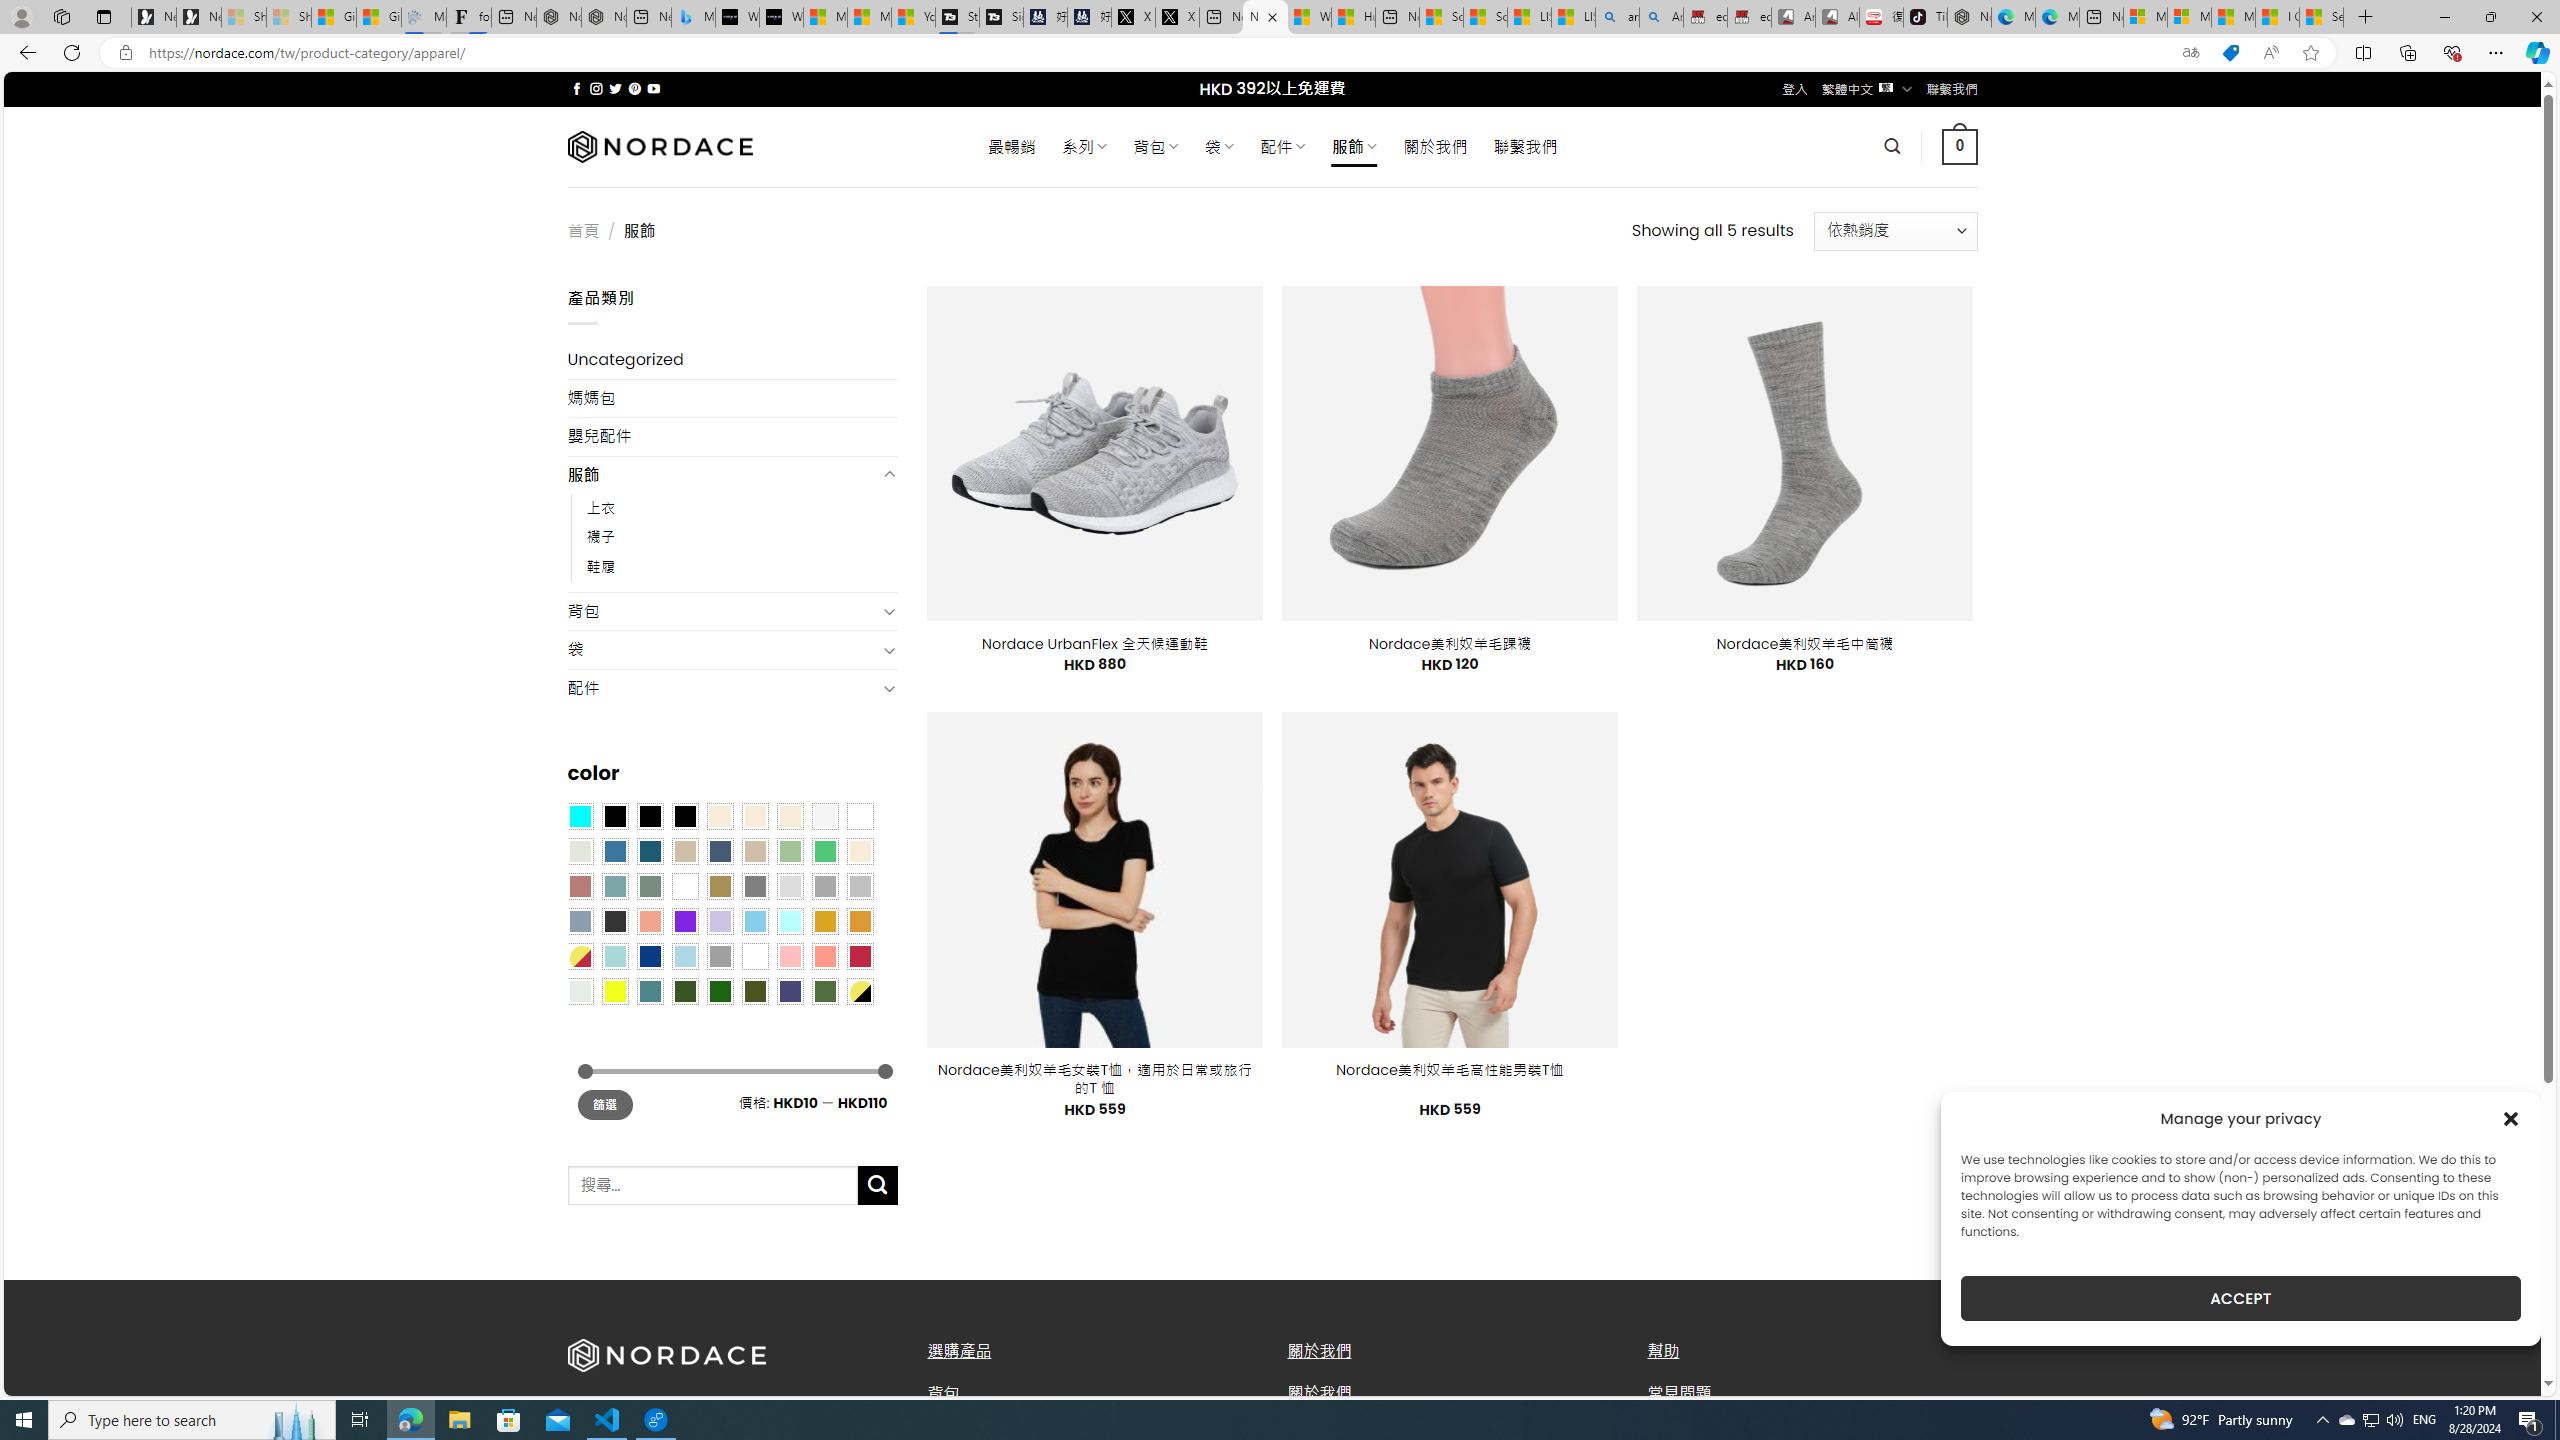 The height and width of the screenshot is (1440, 2560). What do you see at coordinates (2230, 53) in the screenshot?
I see `'This site has coupons! Shopping in Microsoft Edge'` at bounding box center [2230, 53].